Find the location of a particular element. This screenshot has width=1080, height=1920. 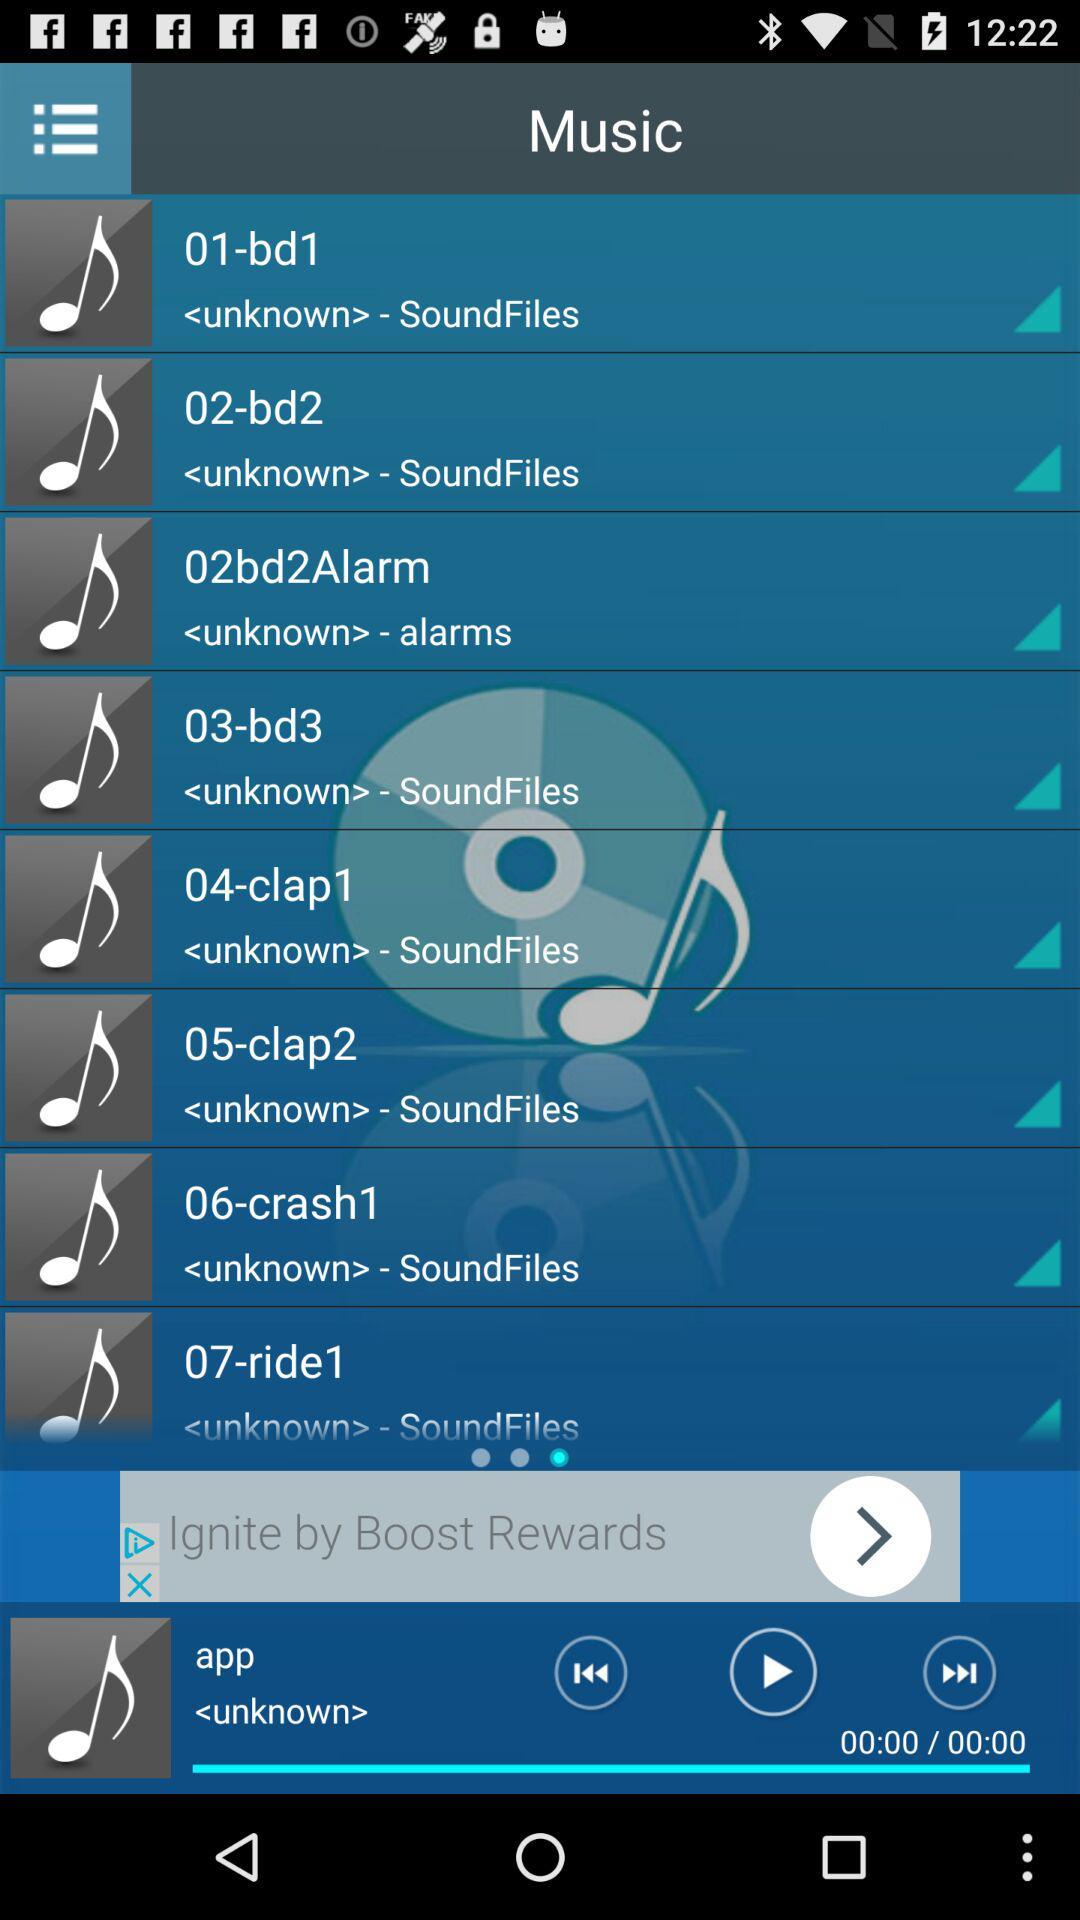

next song is located at coordinates (971, 1680).